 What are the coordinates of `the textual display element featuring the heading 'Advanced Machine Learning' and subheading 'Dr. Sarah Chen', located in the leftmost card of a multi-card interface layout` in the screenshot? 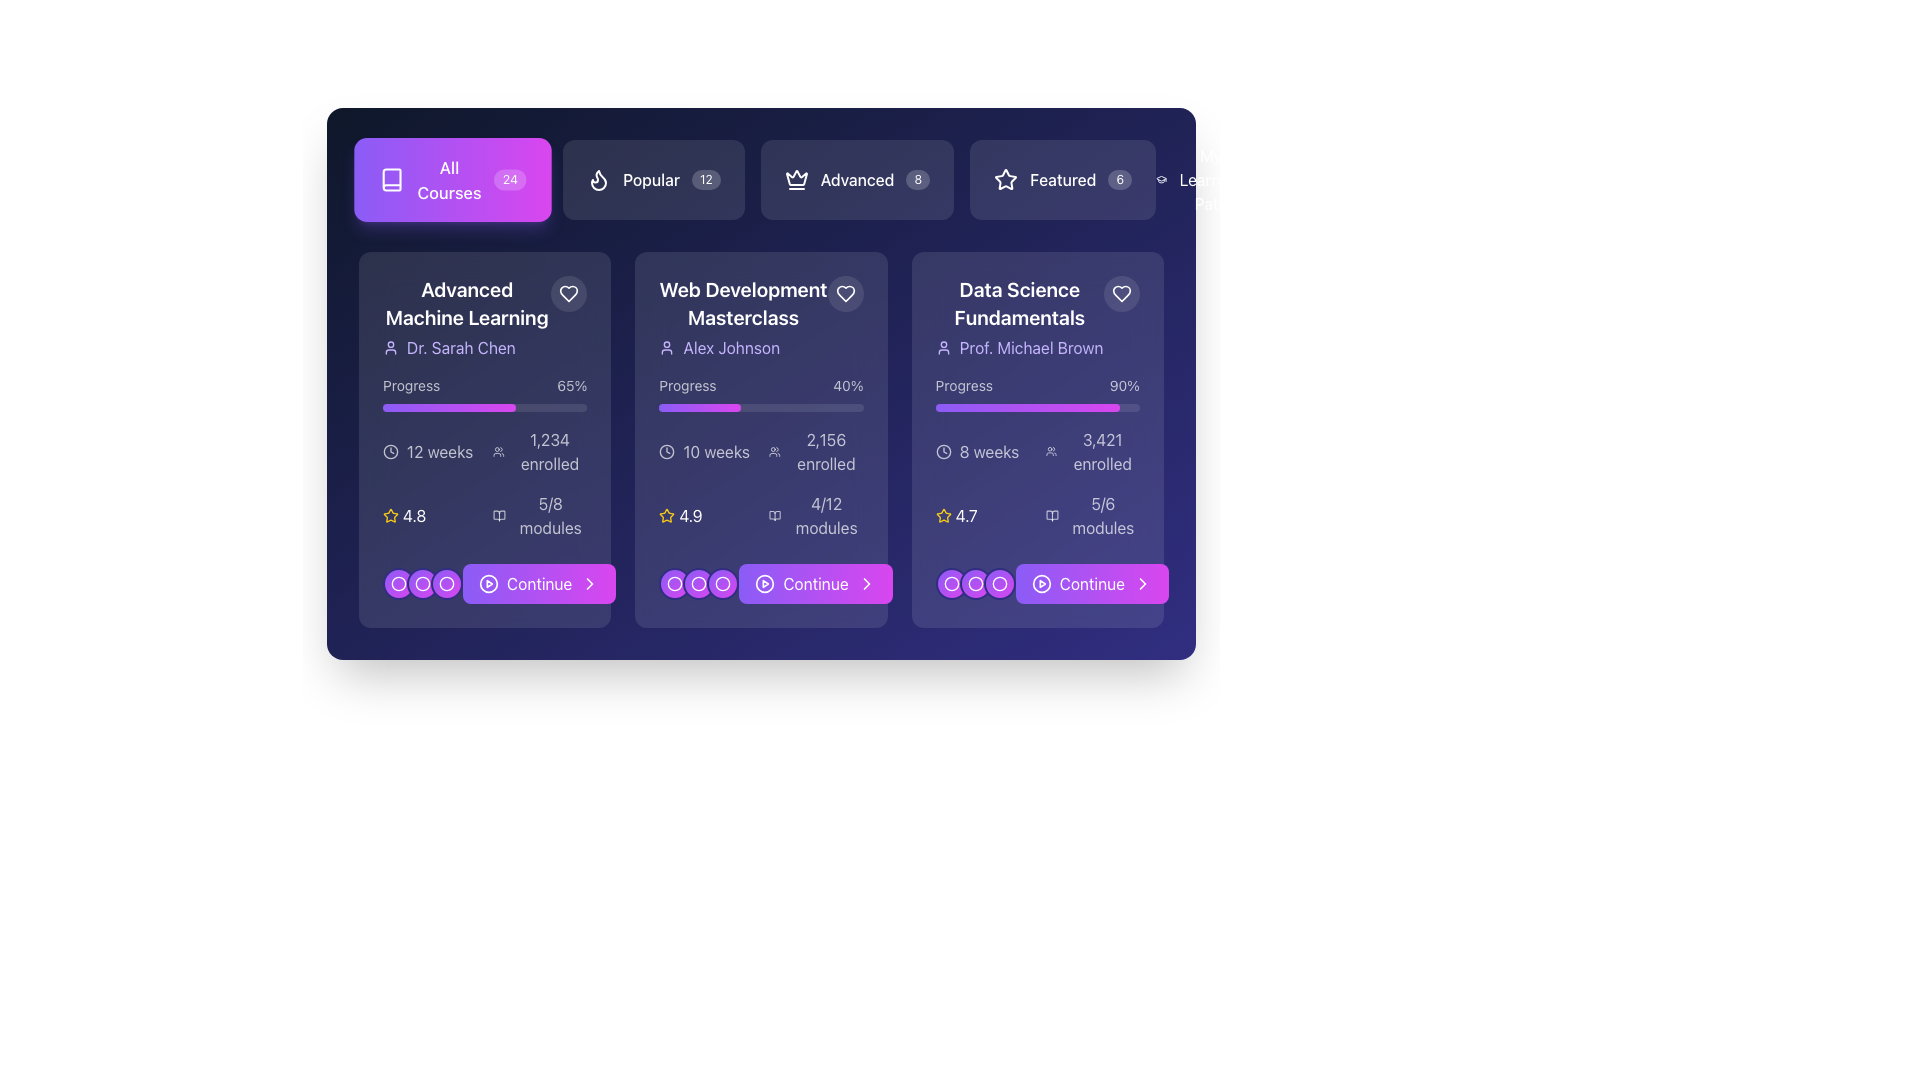 It's located at (466, 316).